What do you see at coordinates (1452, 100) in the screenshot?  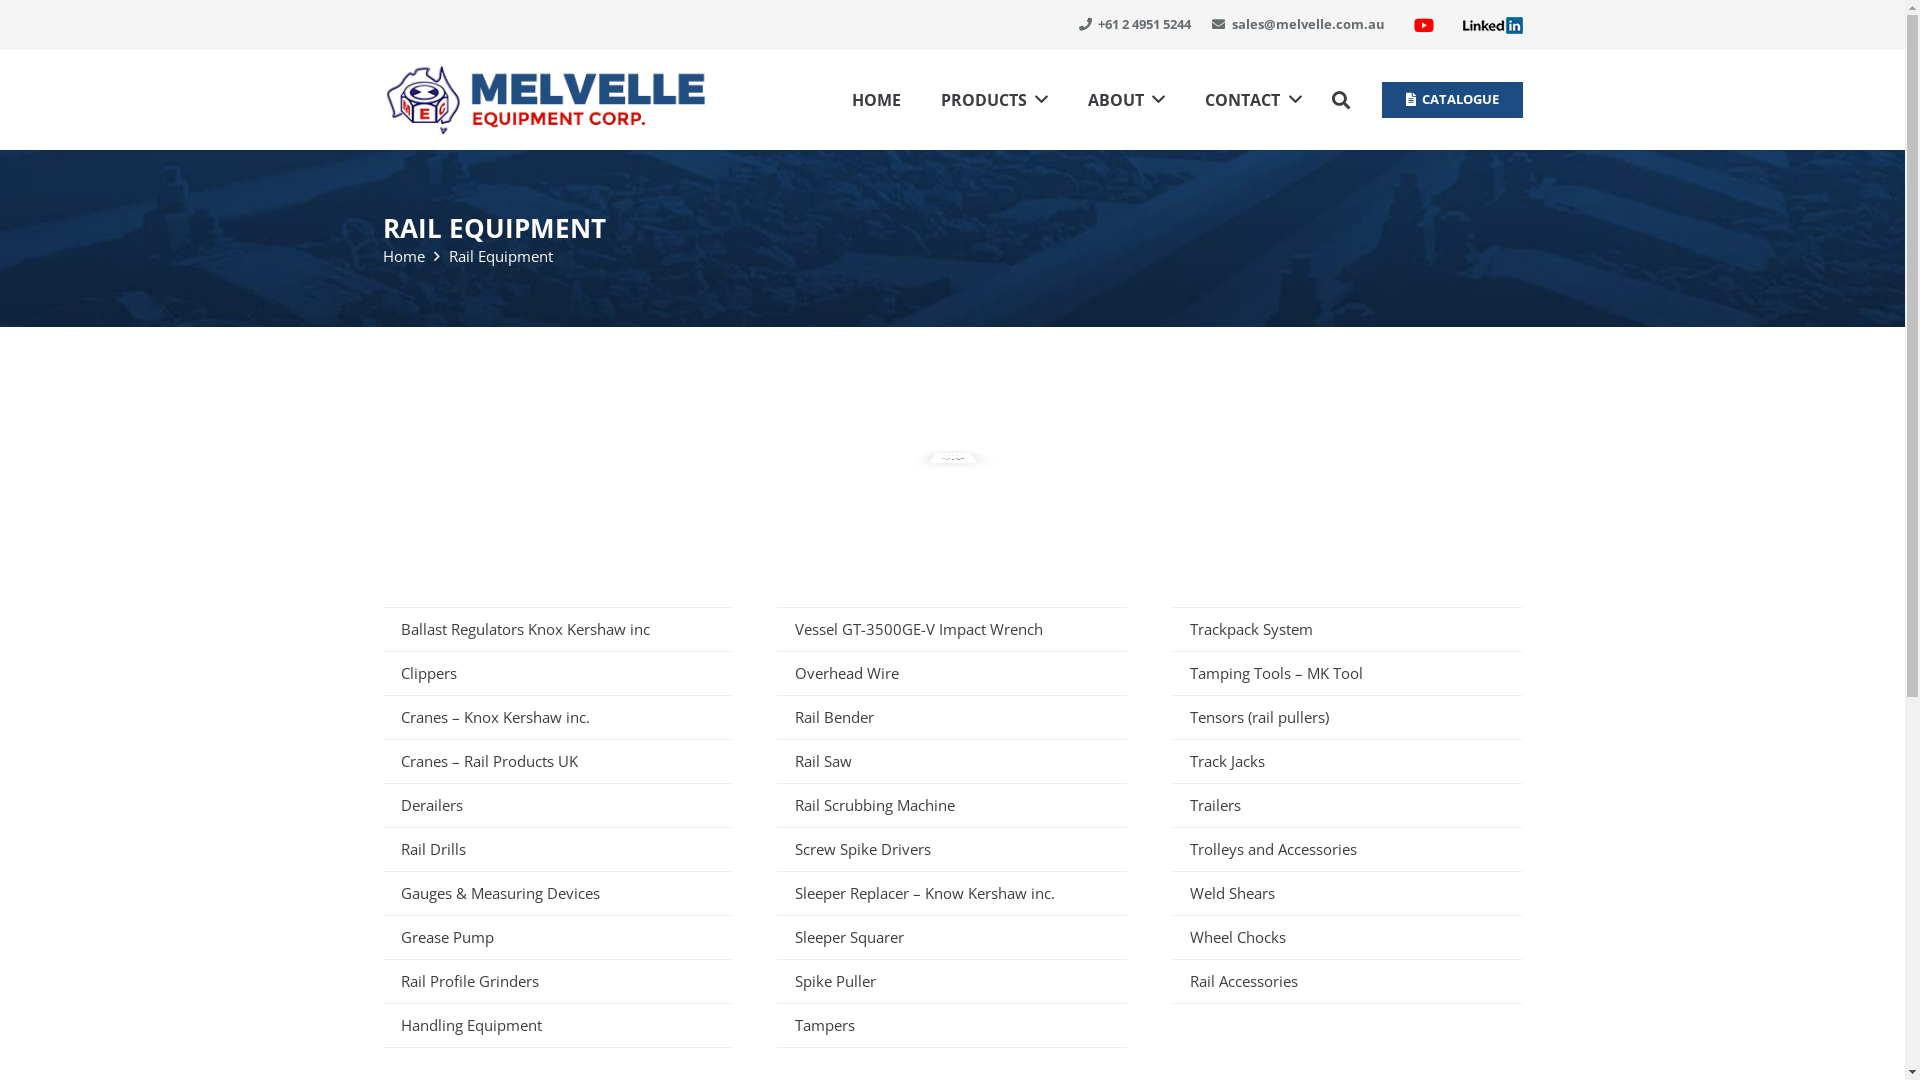 I see `'CATALOGUE'` at bounding box center [1452, 100].